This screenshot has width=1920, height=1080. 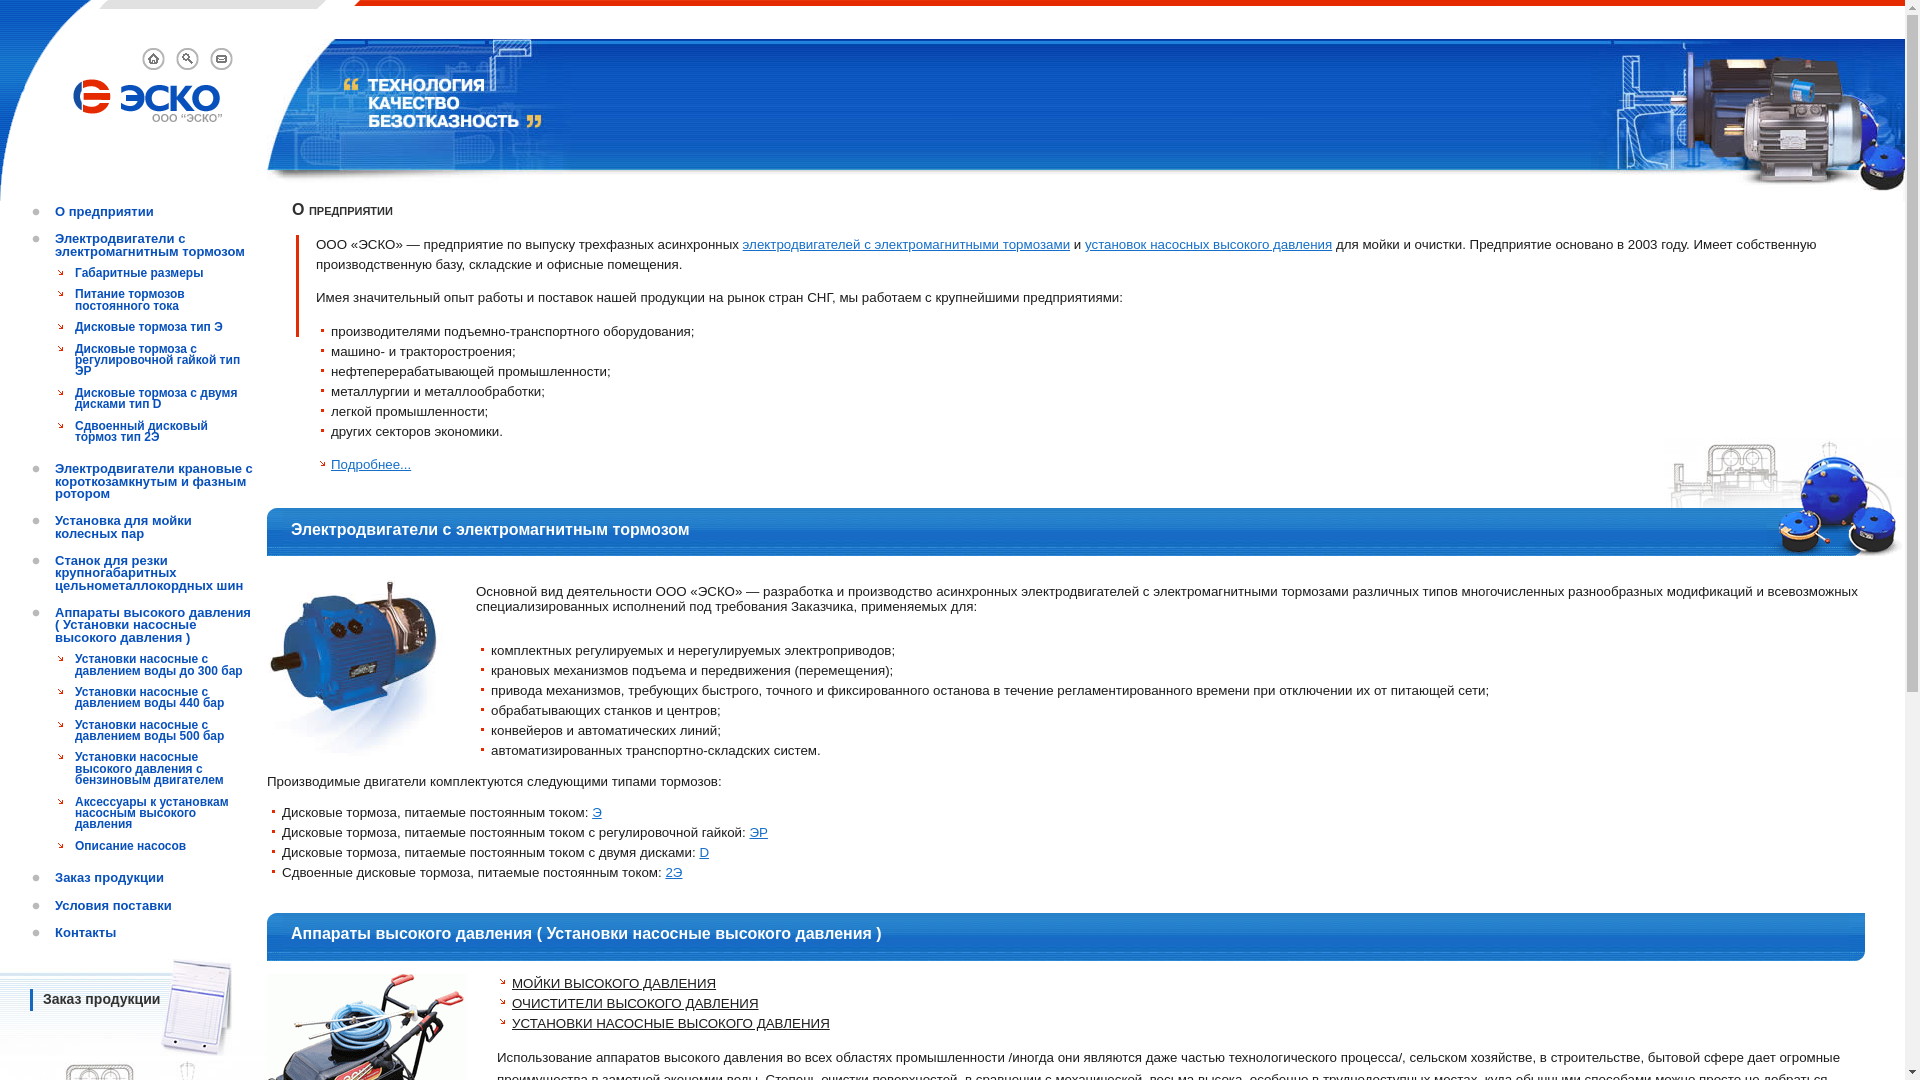 I want to click on 'D', so click(x=704, y=852).